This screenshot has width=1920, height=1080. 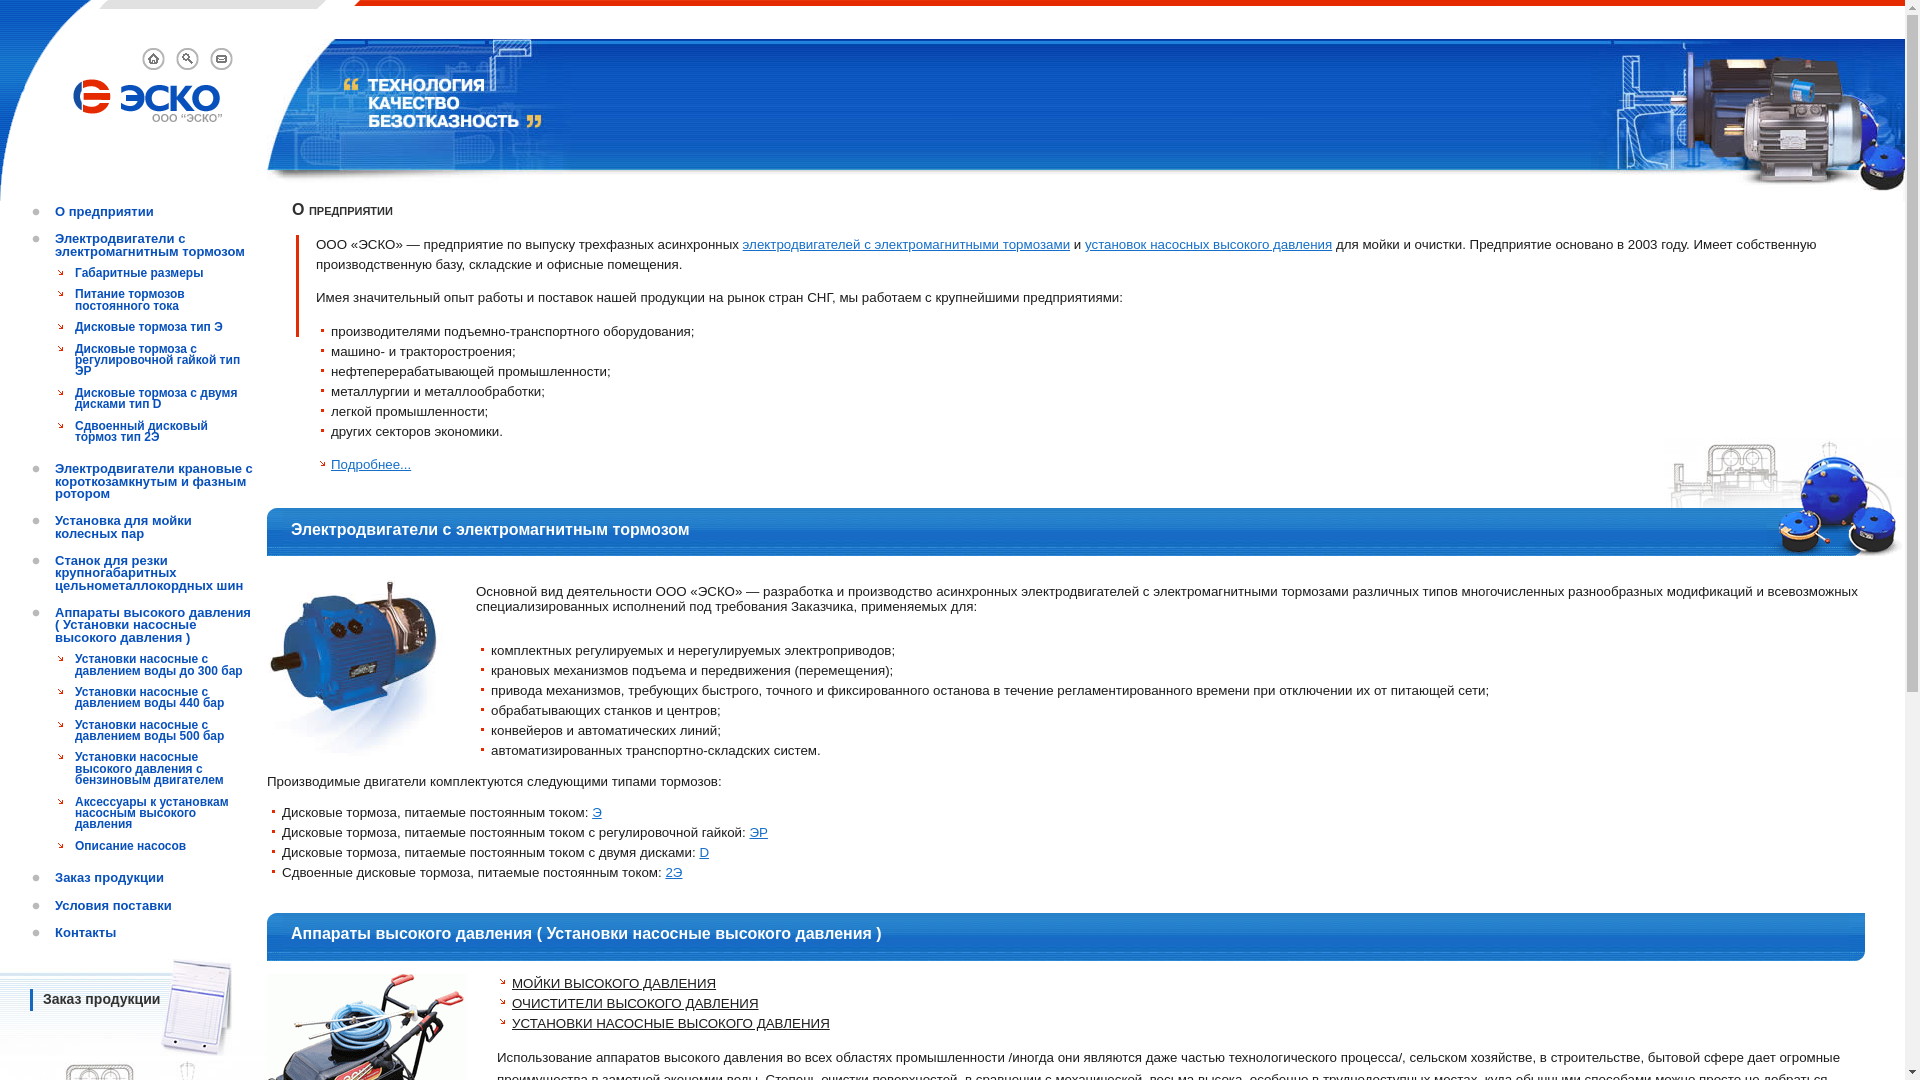 I want to click on 'D', so click(x=704, y=852).